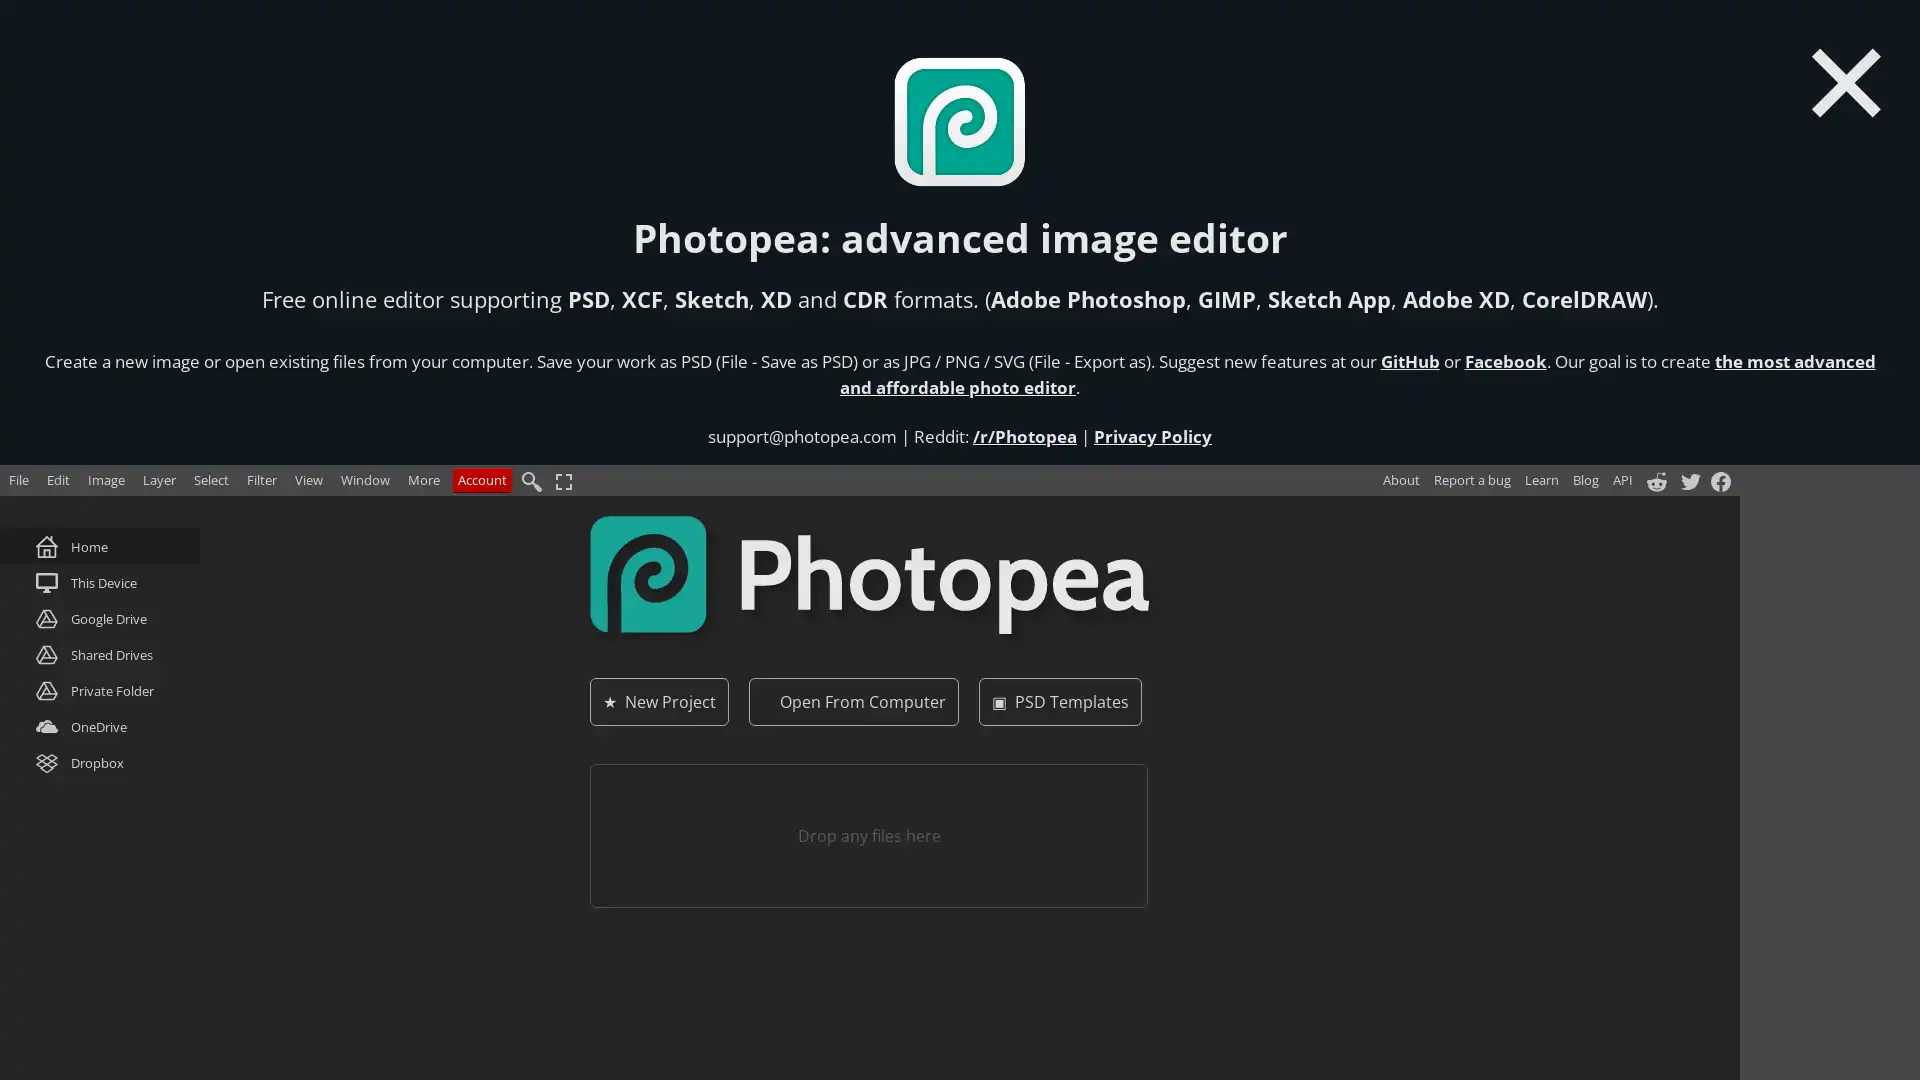 The height and width of the screenshot is (1080, 1920). I want to click on Window, so click(365, 15).